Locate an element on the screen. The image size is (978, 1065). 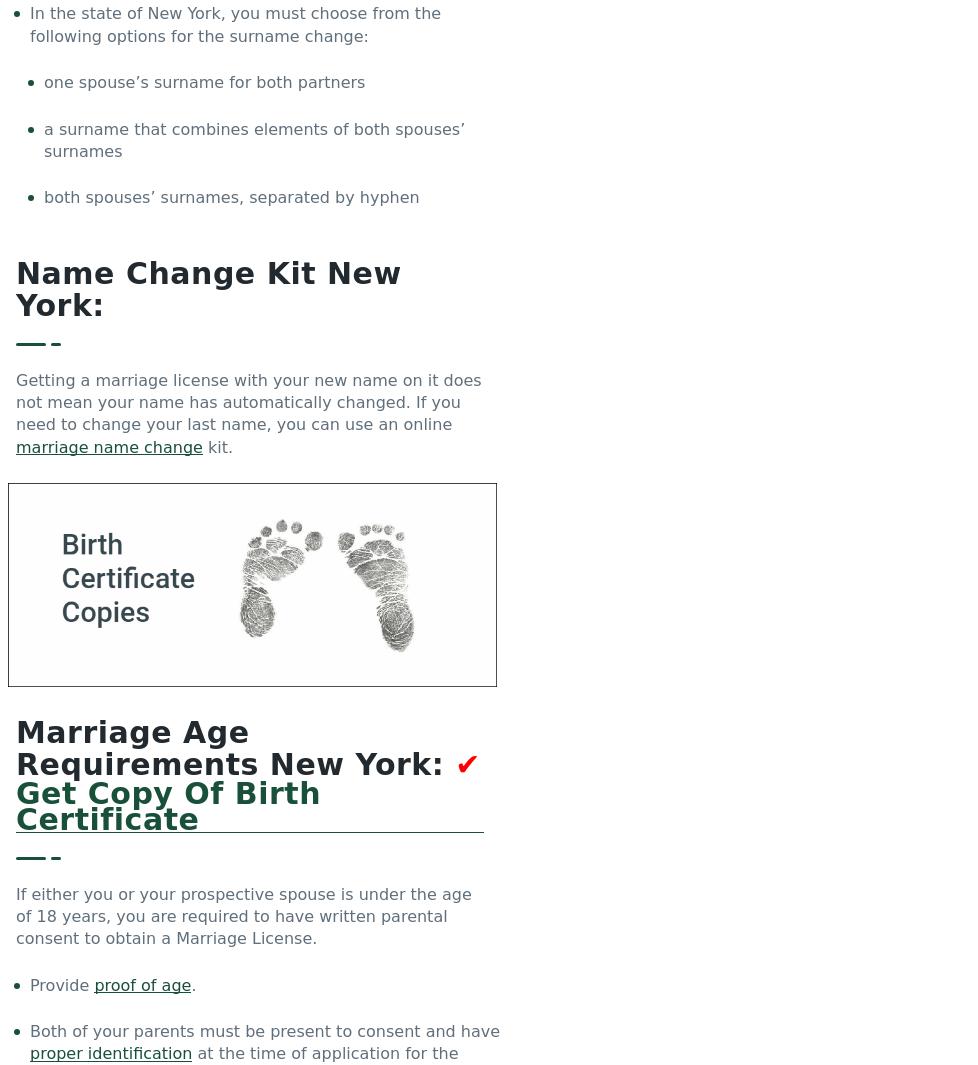
'Marriage Age Requirements New York:' is located at coordinates (235, 748).